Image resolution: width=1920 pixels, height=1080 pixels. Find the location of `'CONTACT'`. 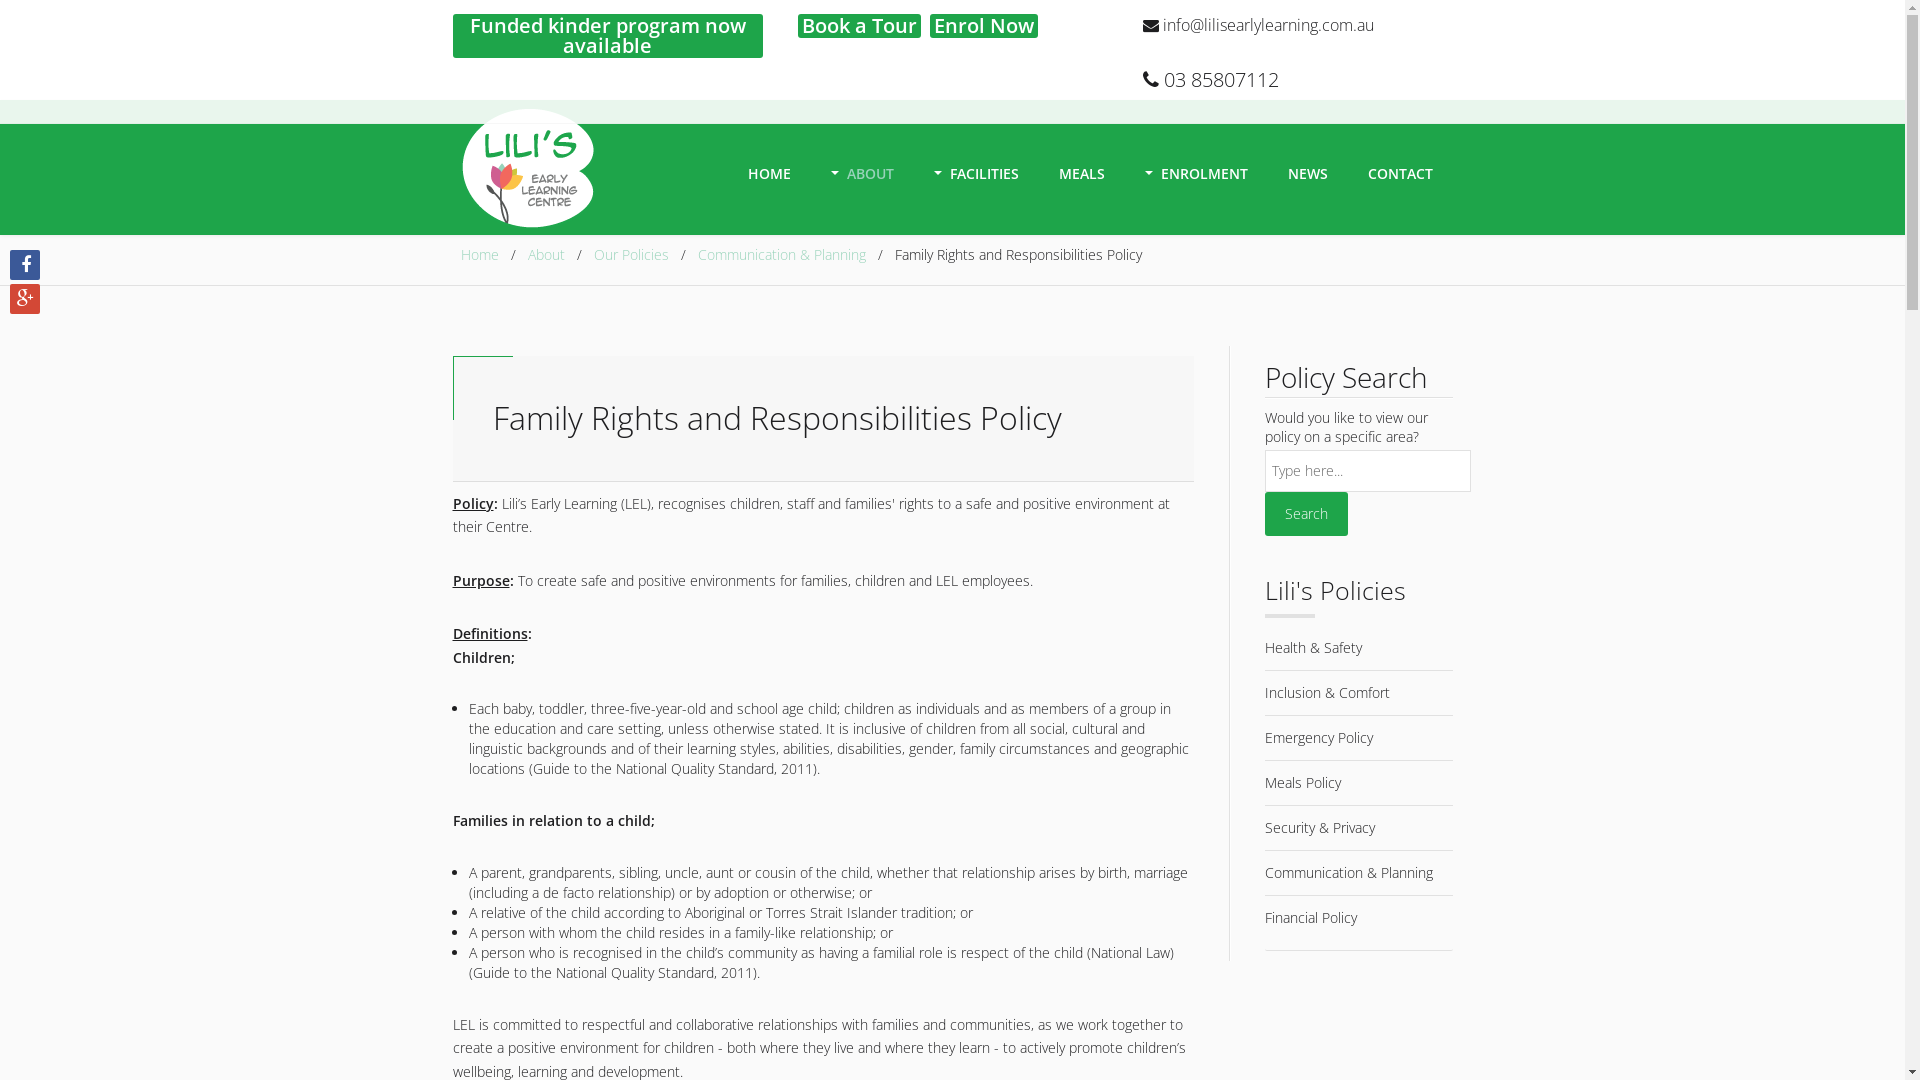

'CONTACT' is located at coordinates (1348, 168).